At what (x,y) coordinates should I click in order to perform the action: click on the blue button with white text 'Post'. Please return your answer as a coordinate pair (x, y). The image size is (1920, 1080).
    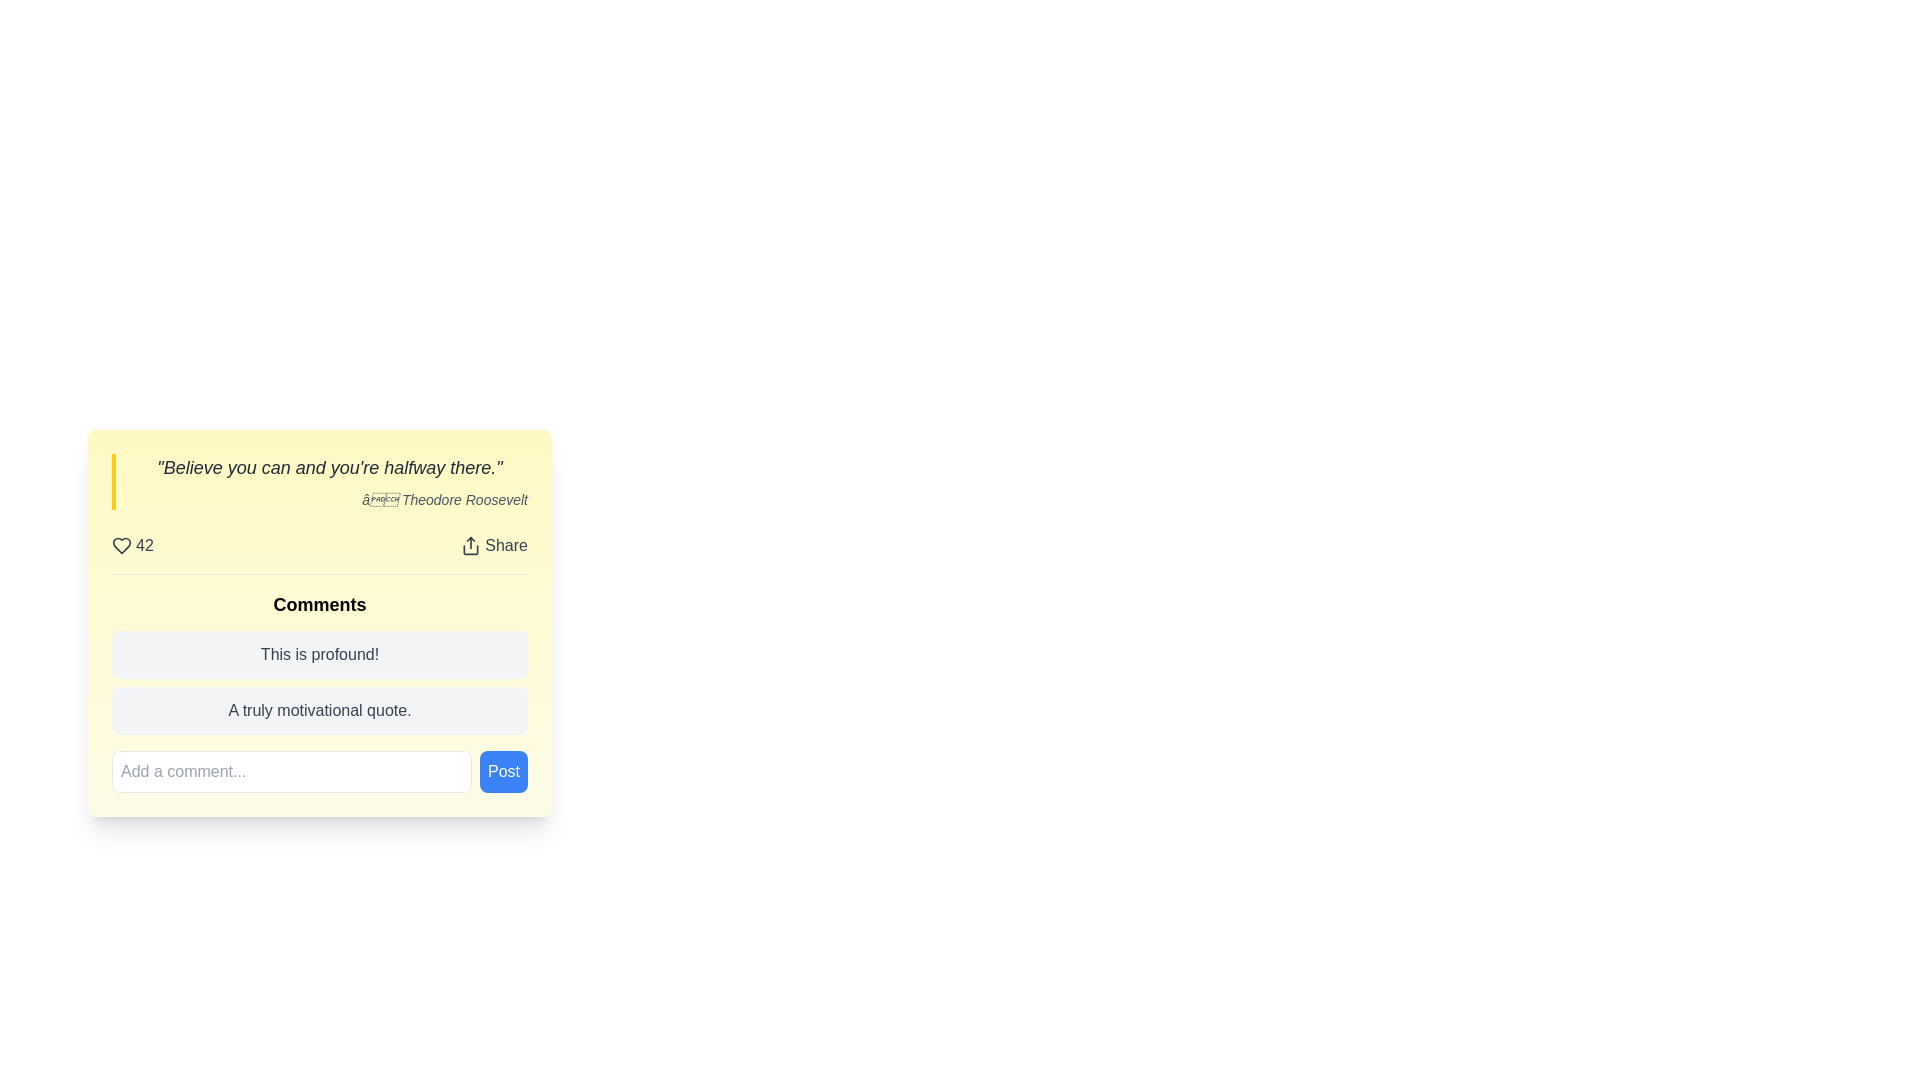
    Looking at the image, I should click on (504, 770).